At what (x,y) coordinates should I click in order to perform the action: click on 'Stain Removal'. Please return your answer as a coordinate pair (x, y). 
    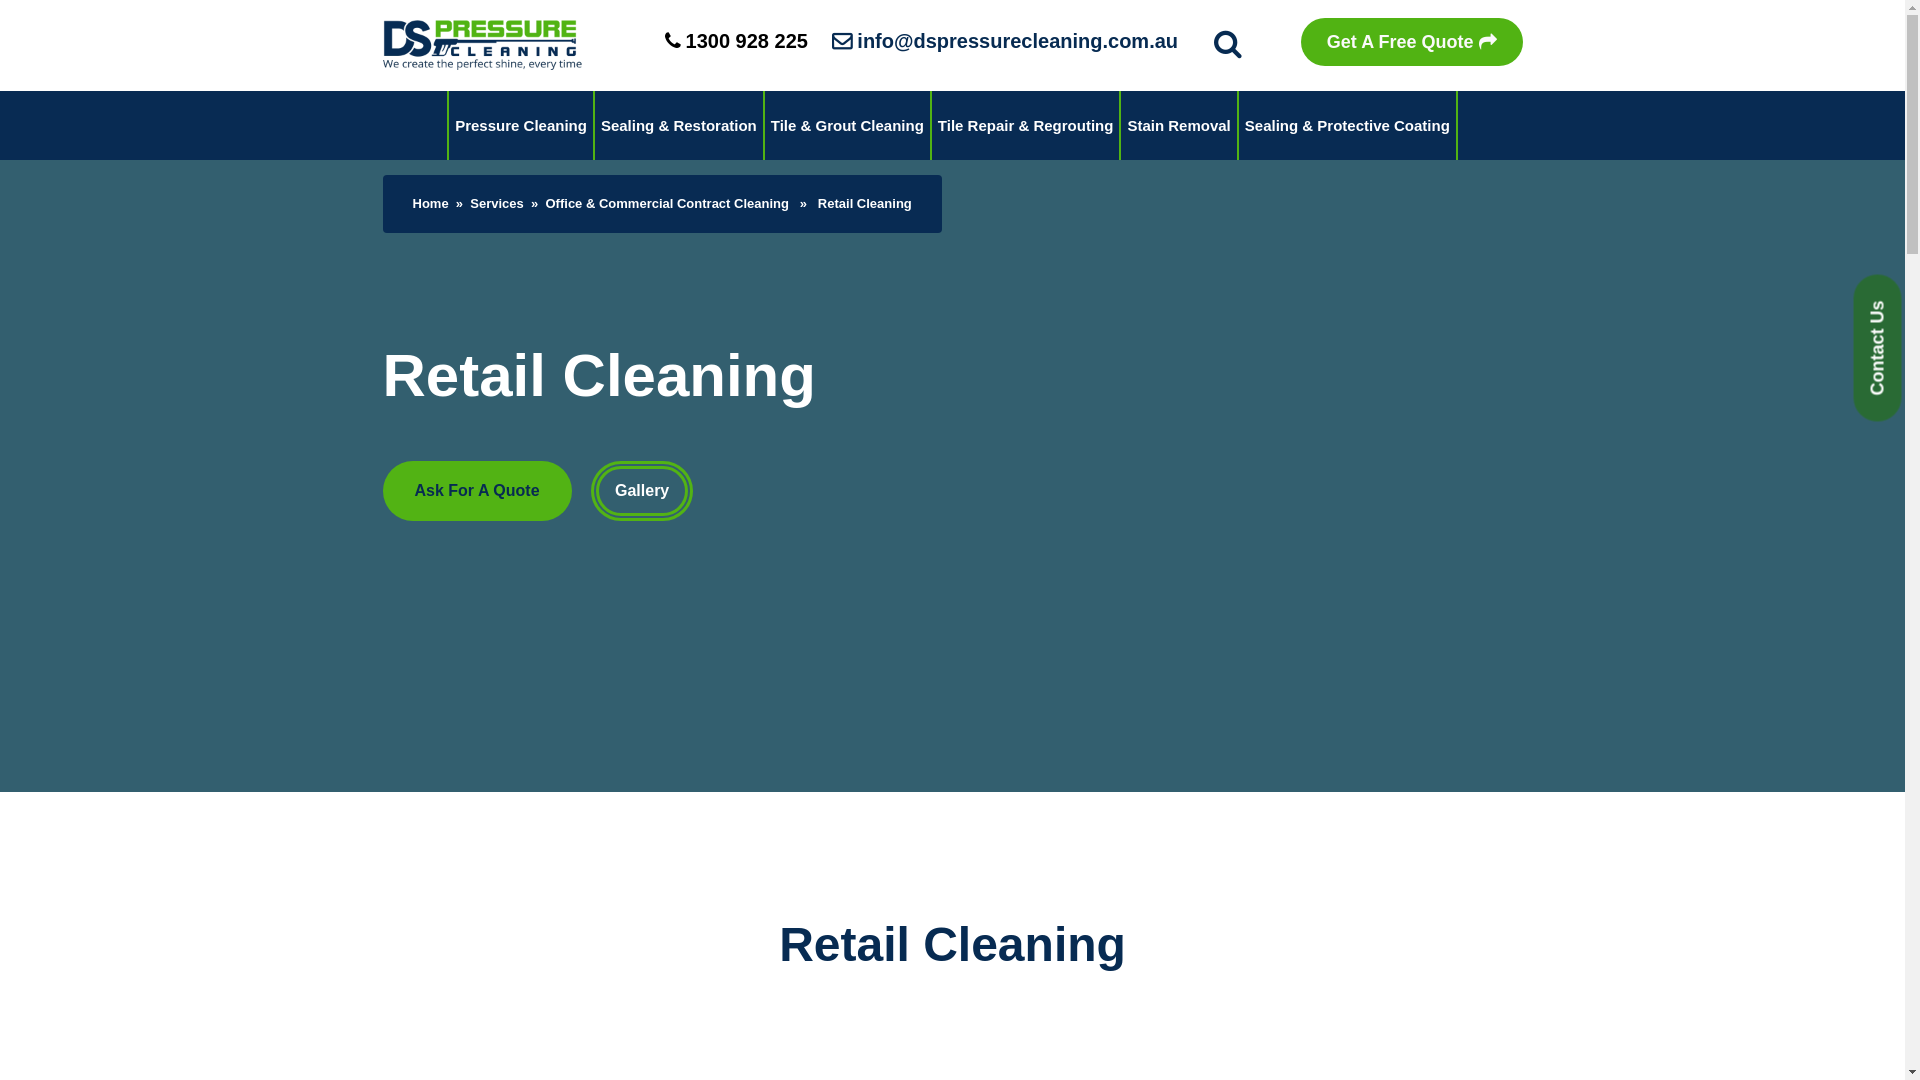
    Looking at the image, I should click on (1178, 125).